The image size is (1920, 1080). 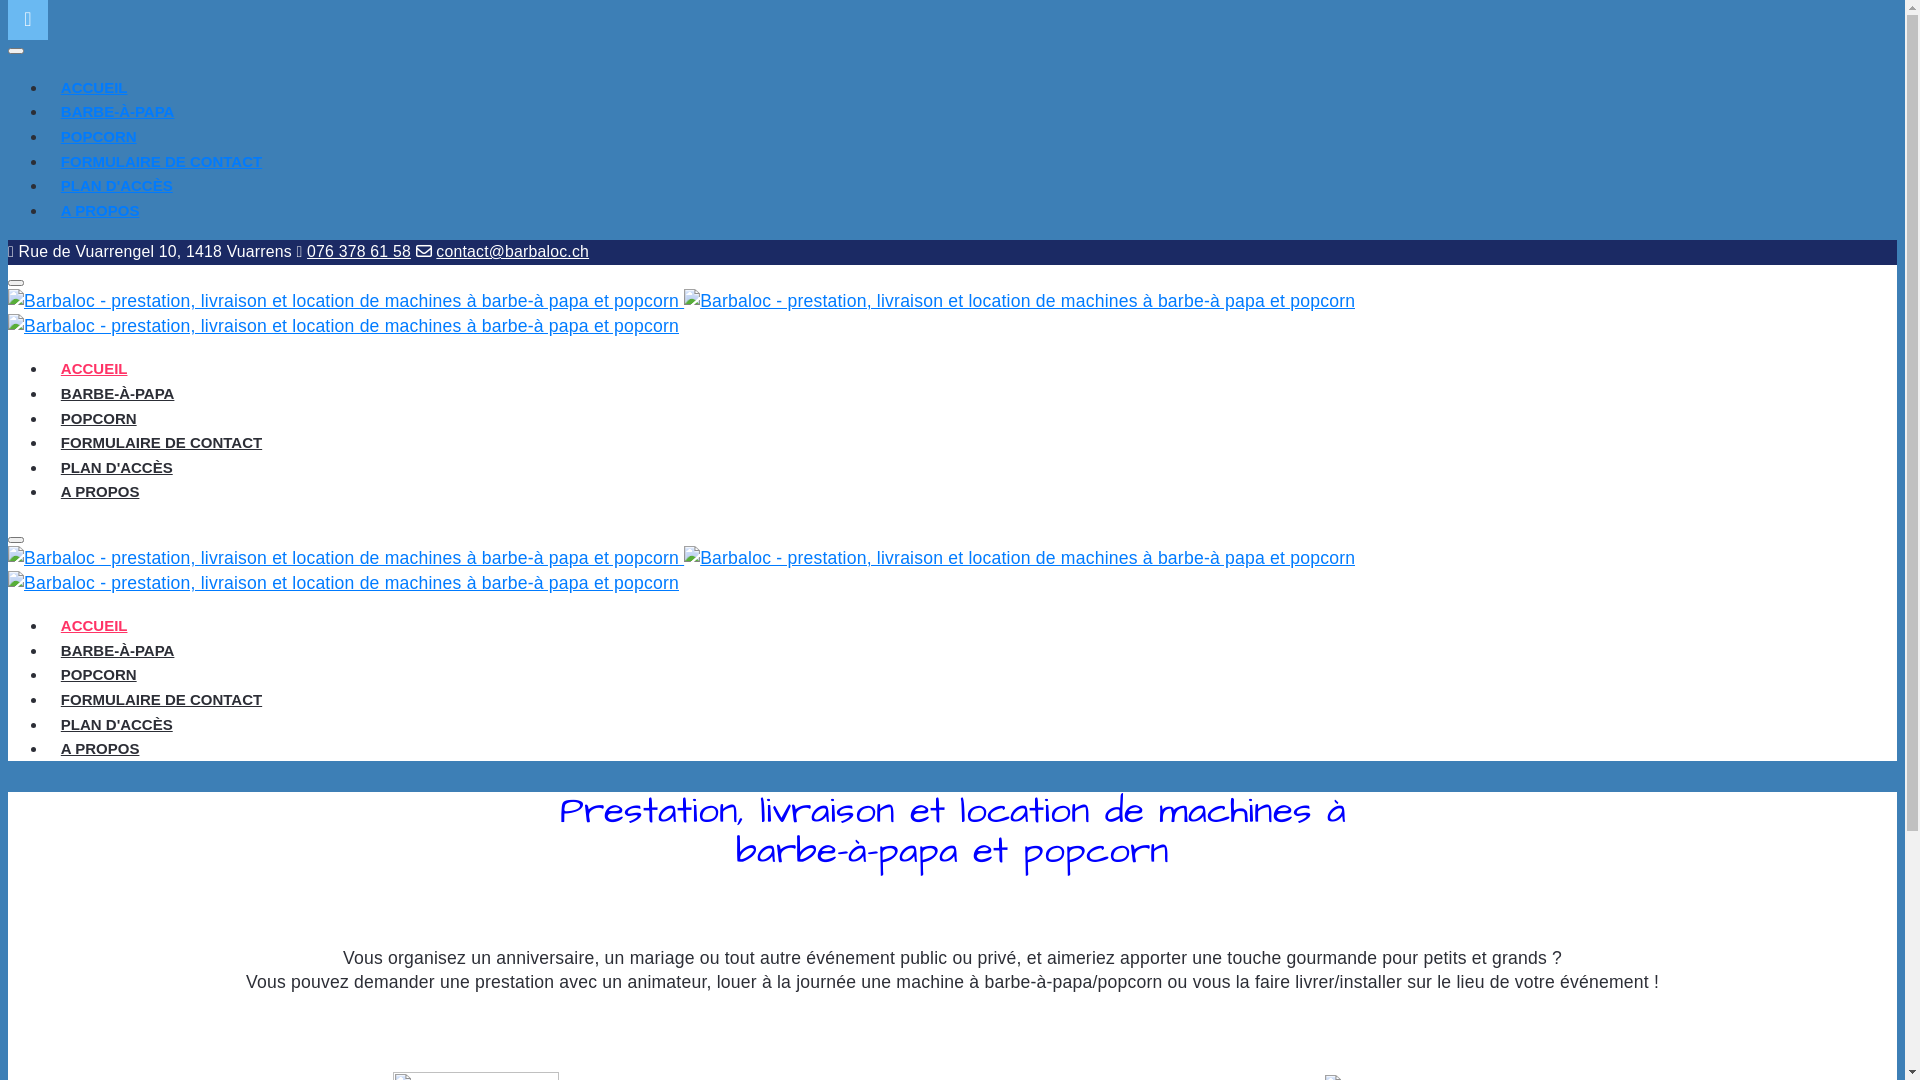 I want to click on 'FORMULAIRE DE CONTACT', so click(x=48, y=698).